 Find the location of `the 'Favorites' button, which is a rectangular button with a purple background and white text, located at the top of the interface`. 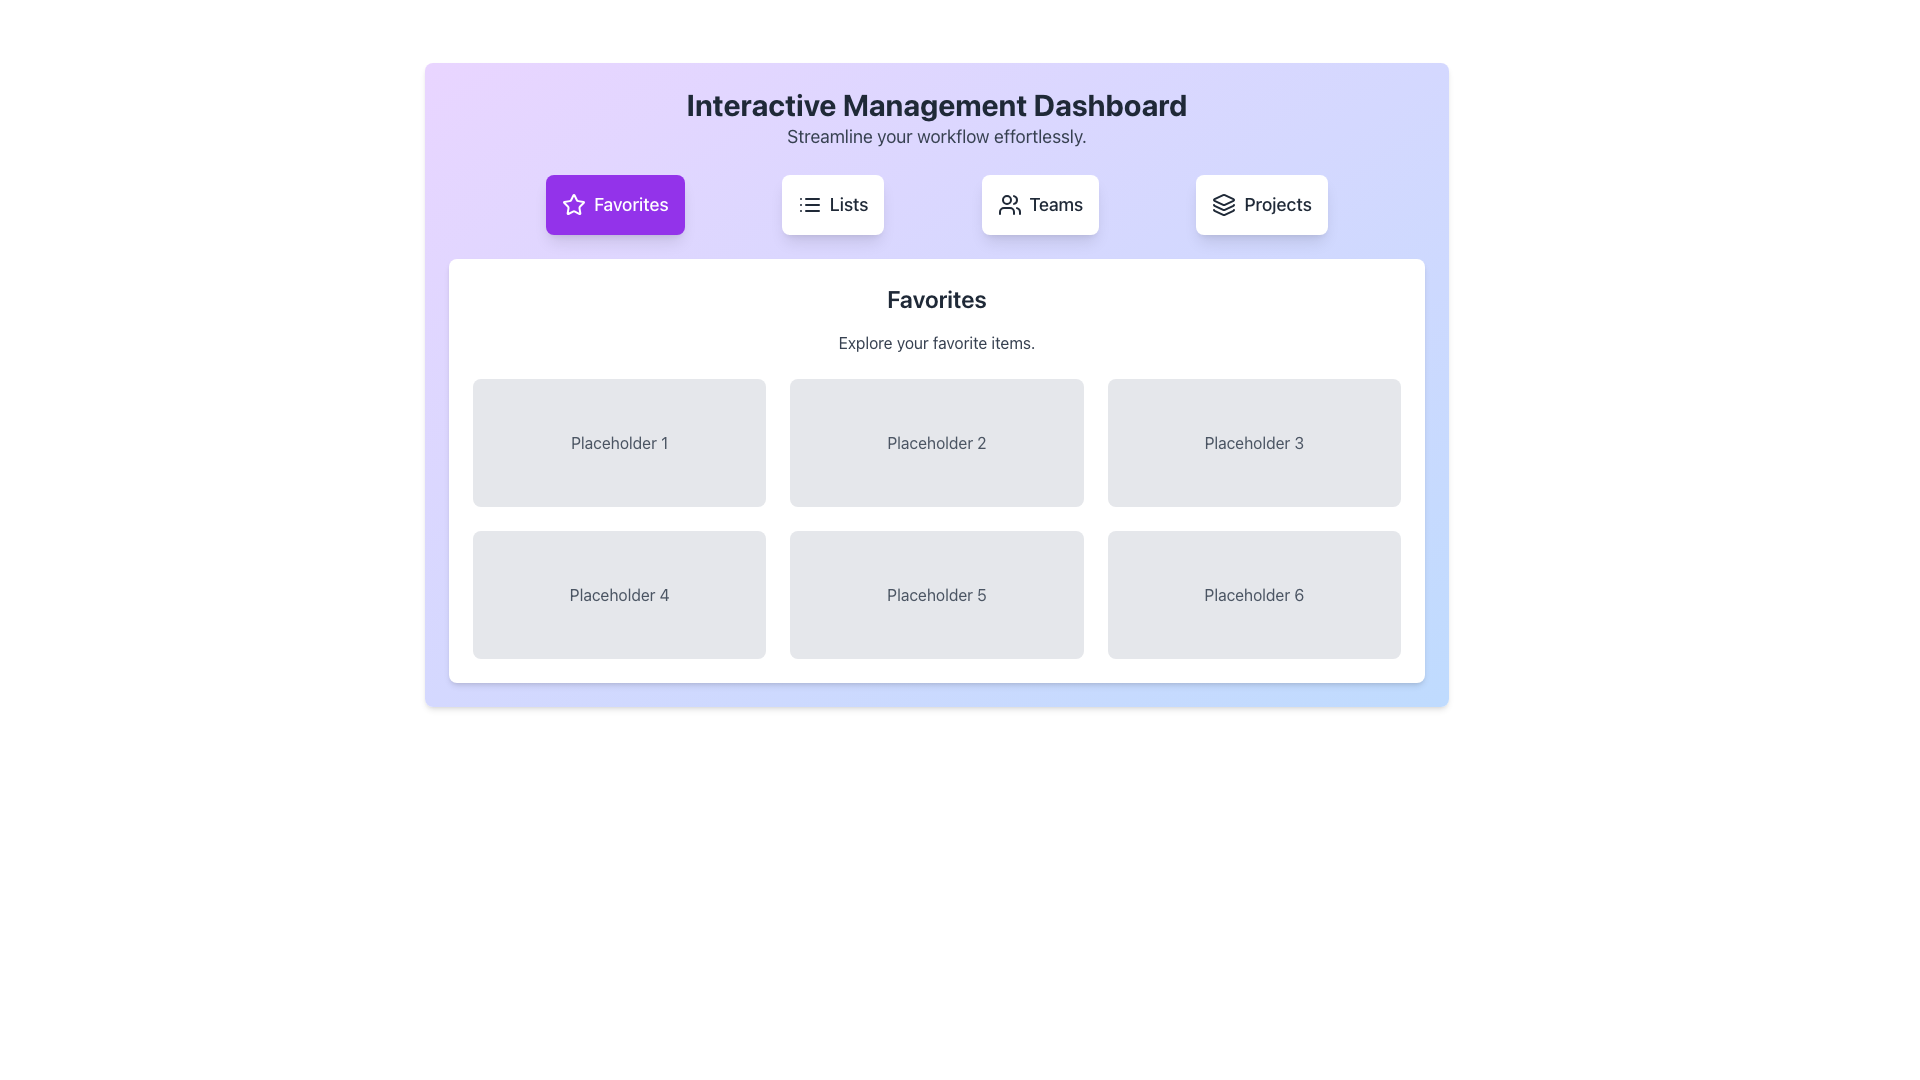

the 'Favorites' button, which is a rectangular button with a purple background and white text, located at the top of the interface is located at coordinates (614, 204).